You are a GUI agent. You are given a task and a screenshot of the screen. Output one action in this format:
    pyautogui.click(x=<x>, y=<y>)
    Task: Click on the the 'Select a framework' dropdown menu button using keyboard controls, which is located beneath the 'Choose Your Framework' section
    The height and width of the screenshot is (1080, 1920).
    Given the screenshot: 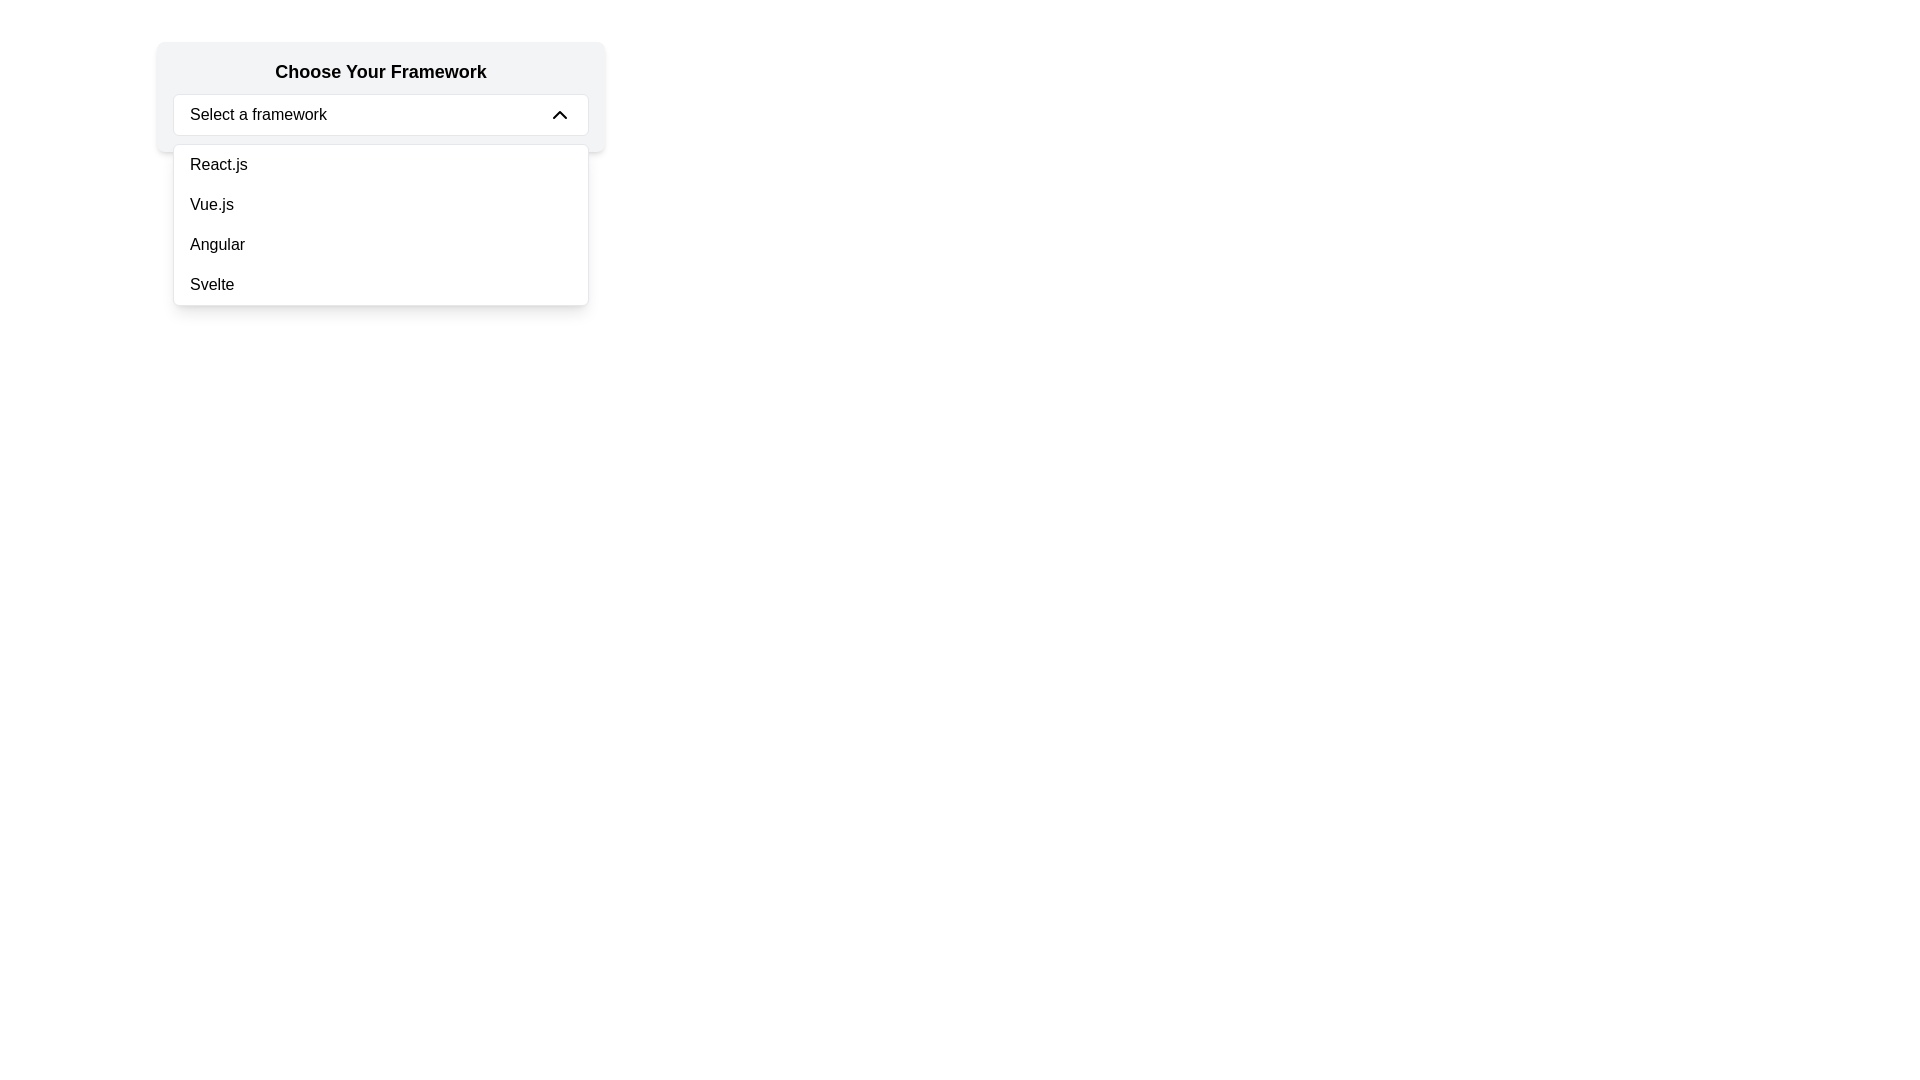 What is the action you would take?
    pyautogui.click(x=380, y=115)
    